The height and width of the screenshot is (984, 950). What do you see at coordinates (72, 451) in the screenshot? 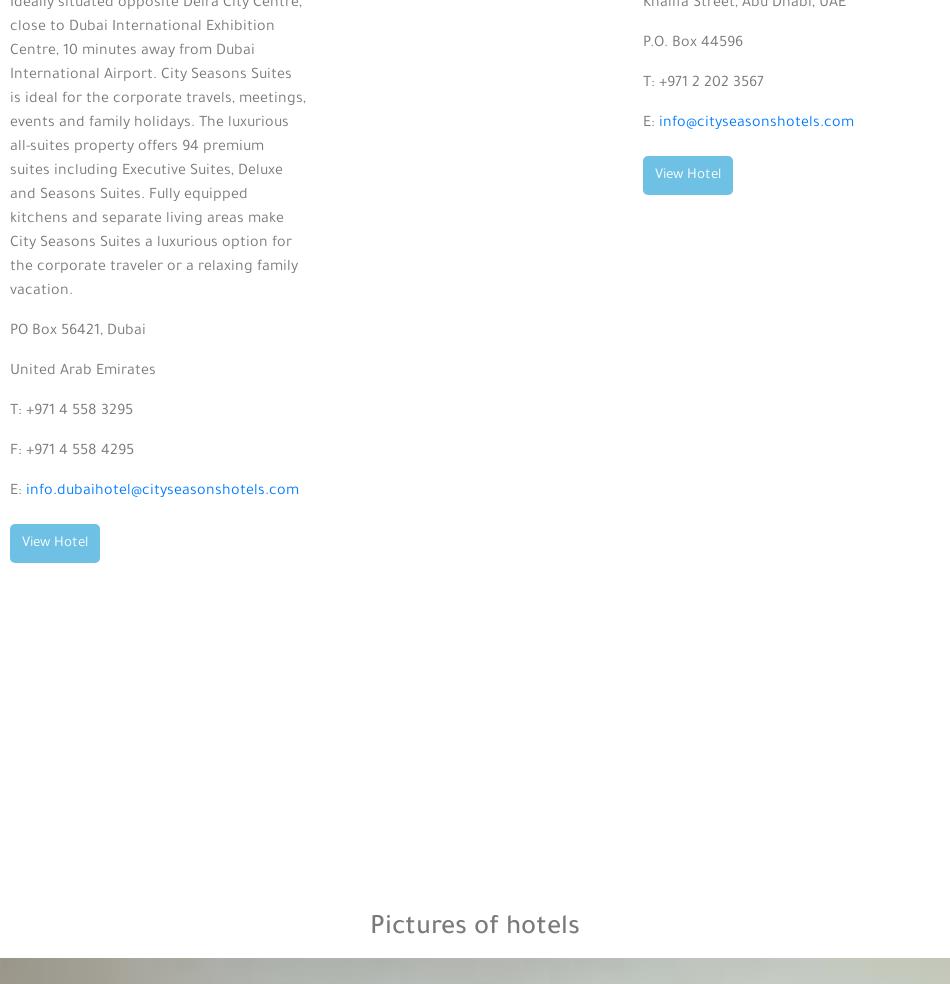
I see `'F: +971 4 558 4295'` at bounding box center [72, 451].